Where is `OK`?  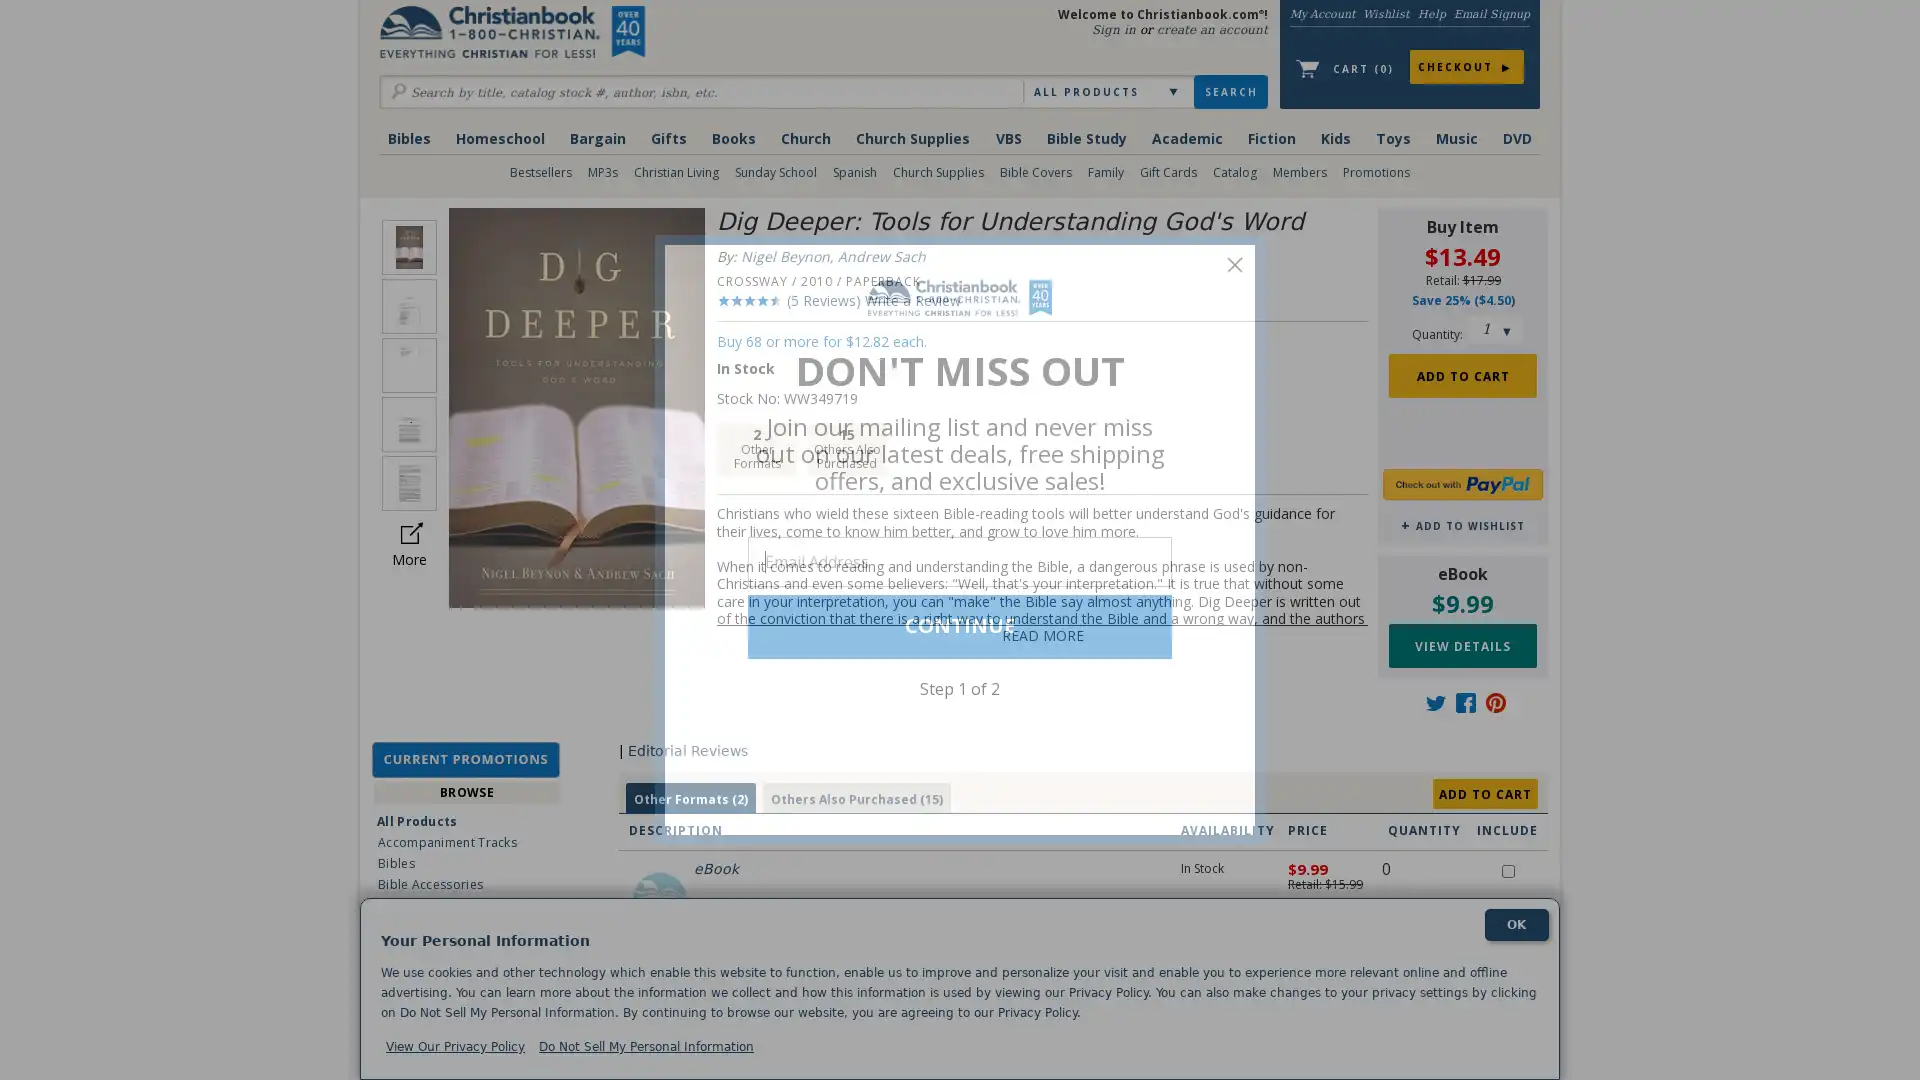
OK is located at coordinates (1516, 924).